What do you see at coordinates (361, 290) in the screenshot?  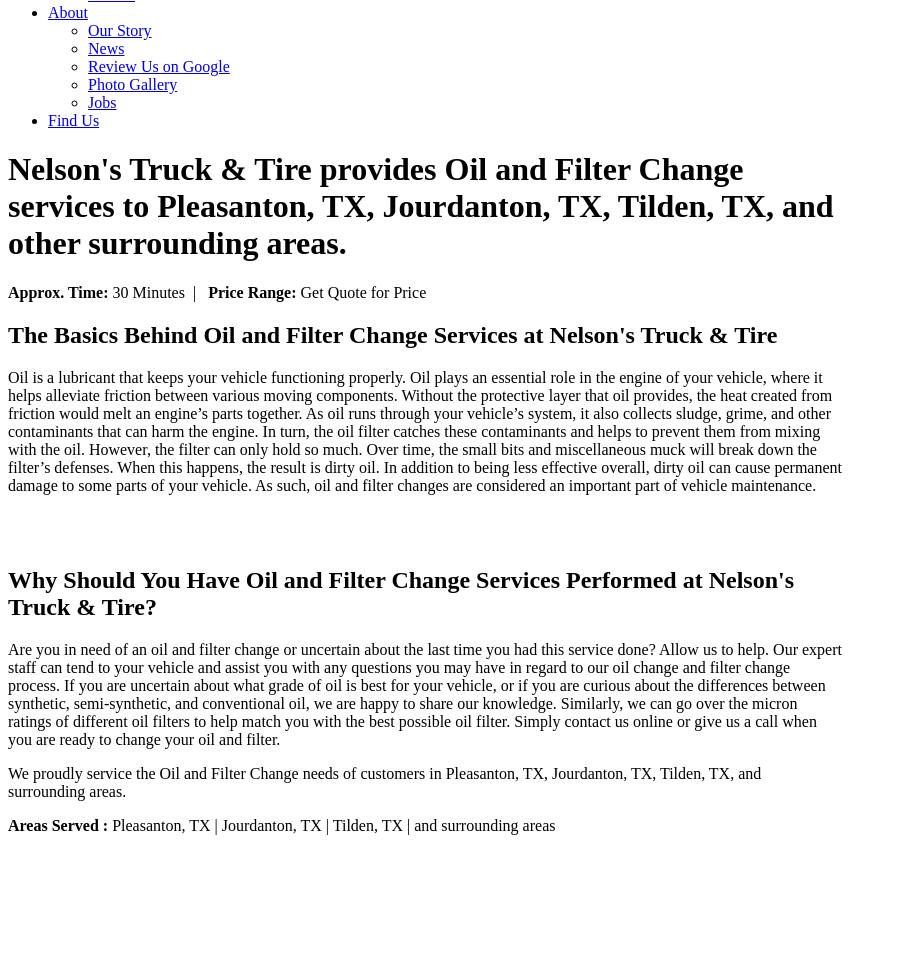 I see `'Get Quote for Price'` at bounding box center [361, 290].